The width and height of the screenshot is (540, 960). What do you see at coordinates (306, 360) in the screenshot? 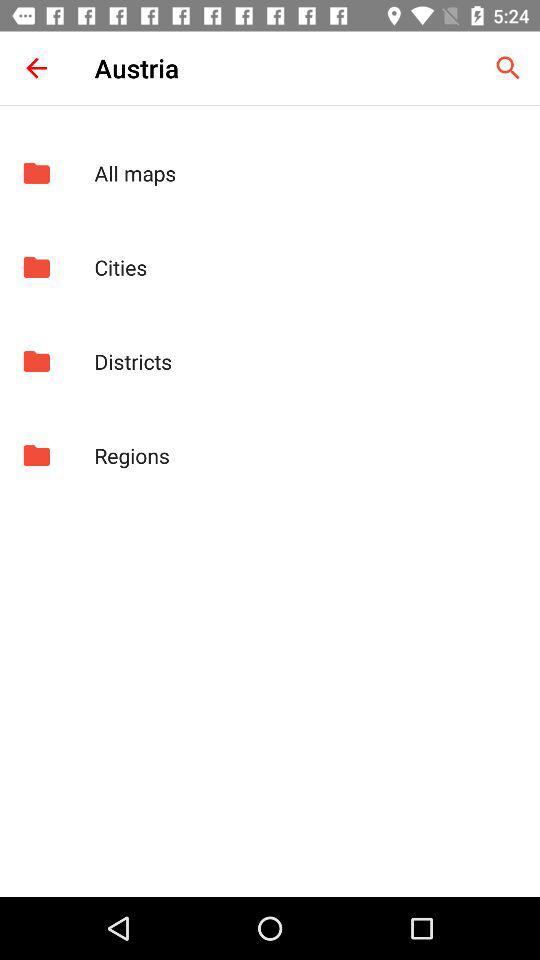
I see `the app below cities app` at bounding box center [306, 360].